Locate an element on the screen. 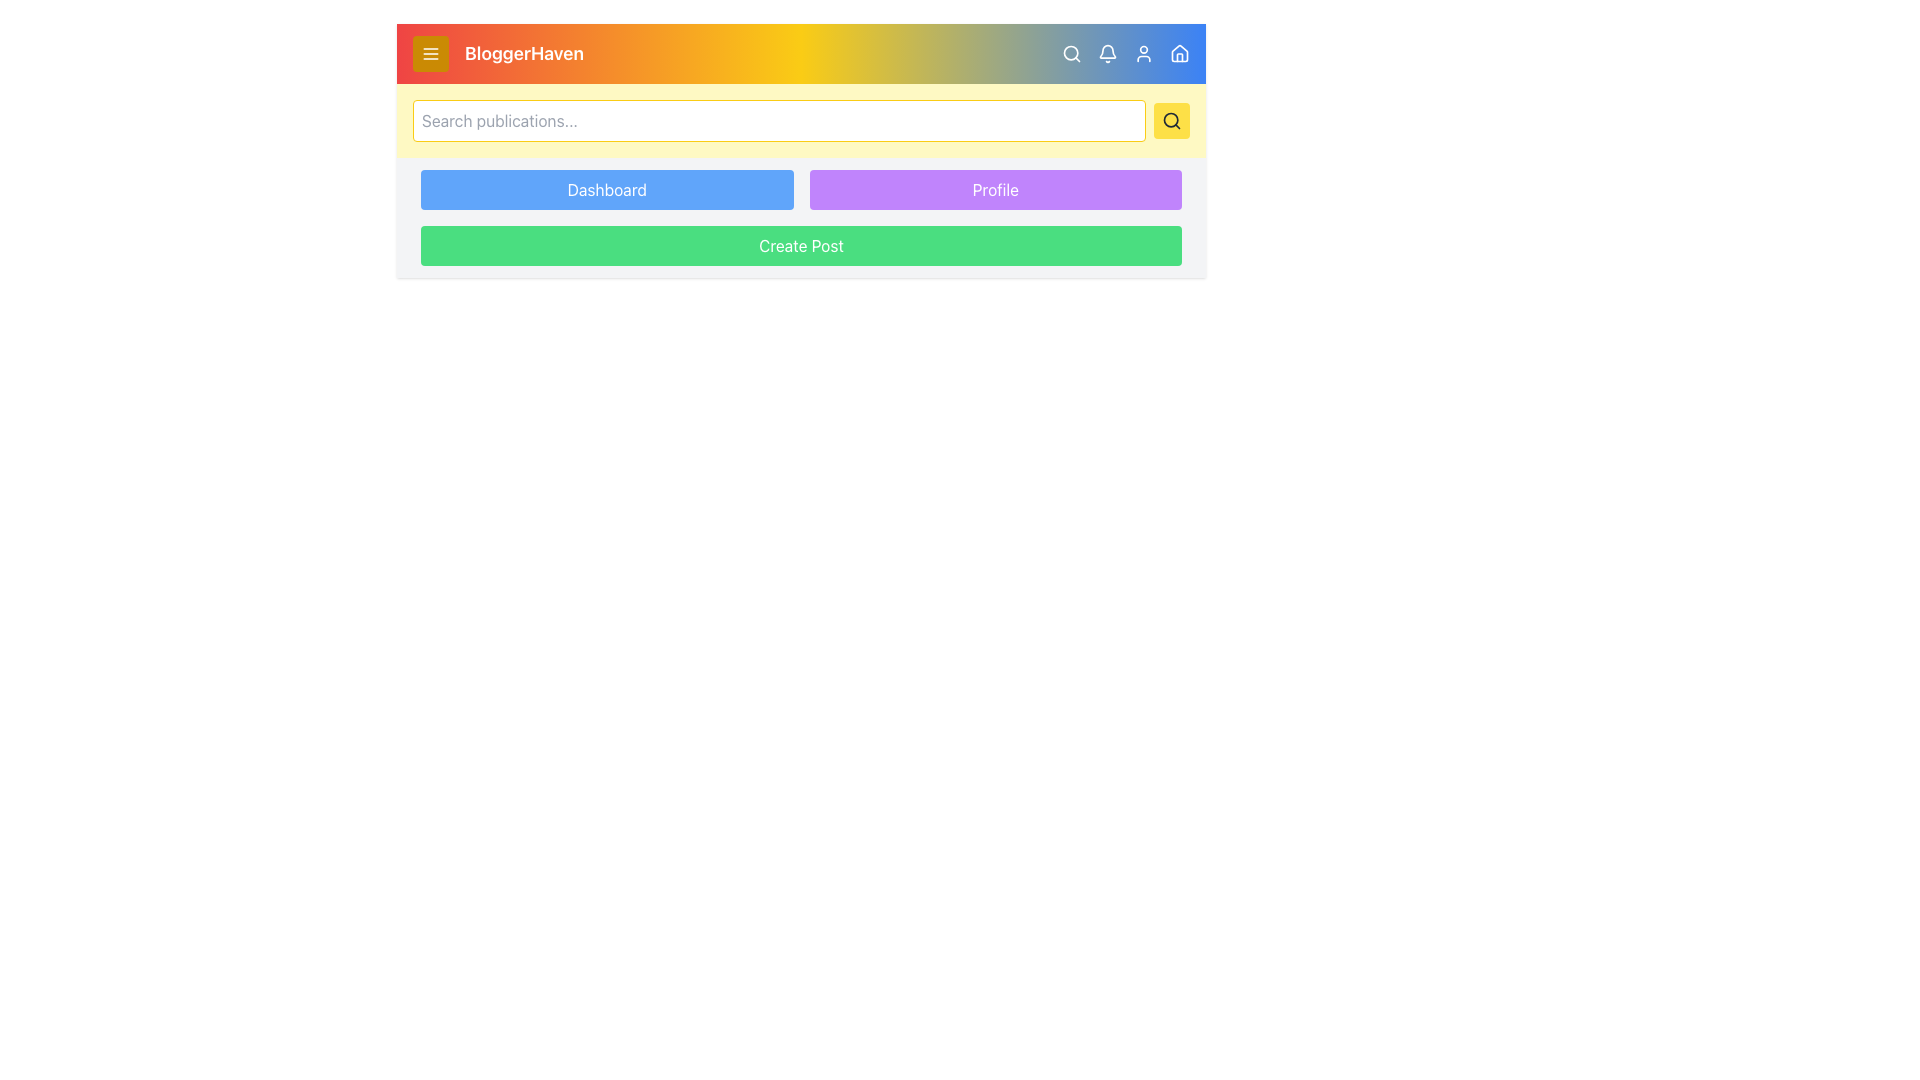  the 'Create New Post' button located beneath the 'Dashboard' and 'Profile' buttons to initiate the post creation interface is located at coordinates (801, 245).